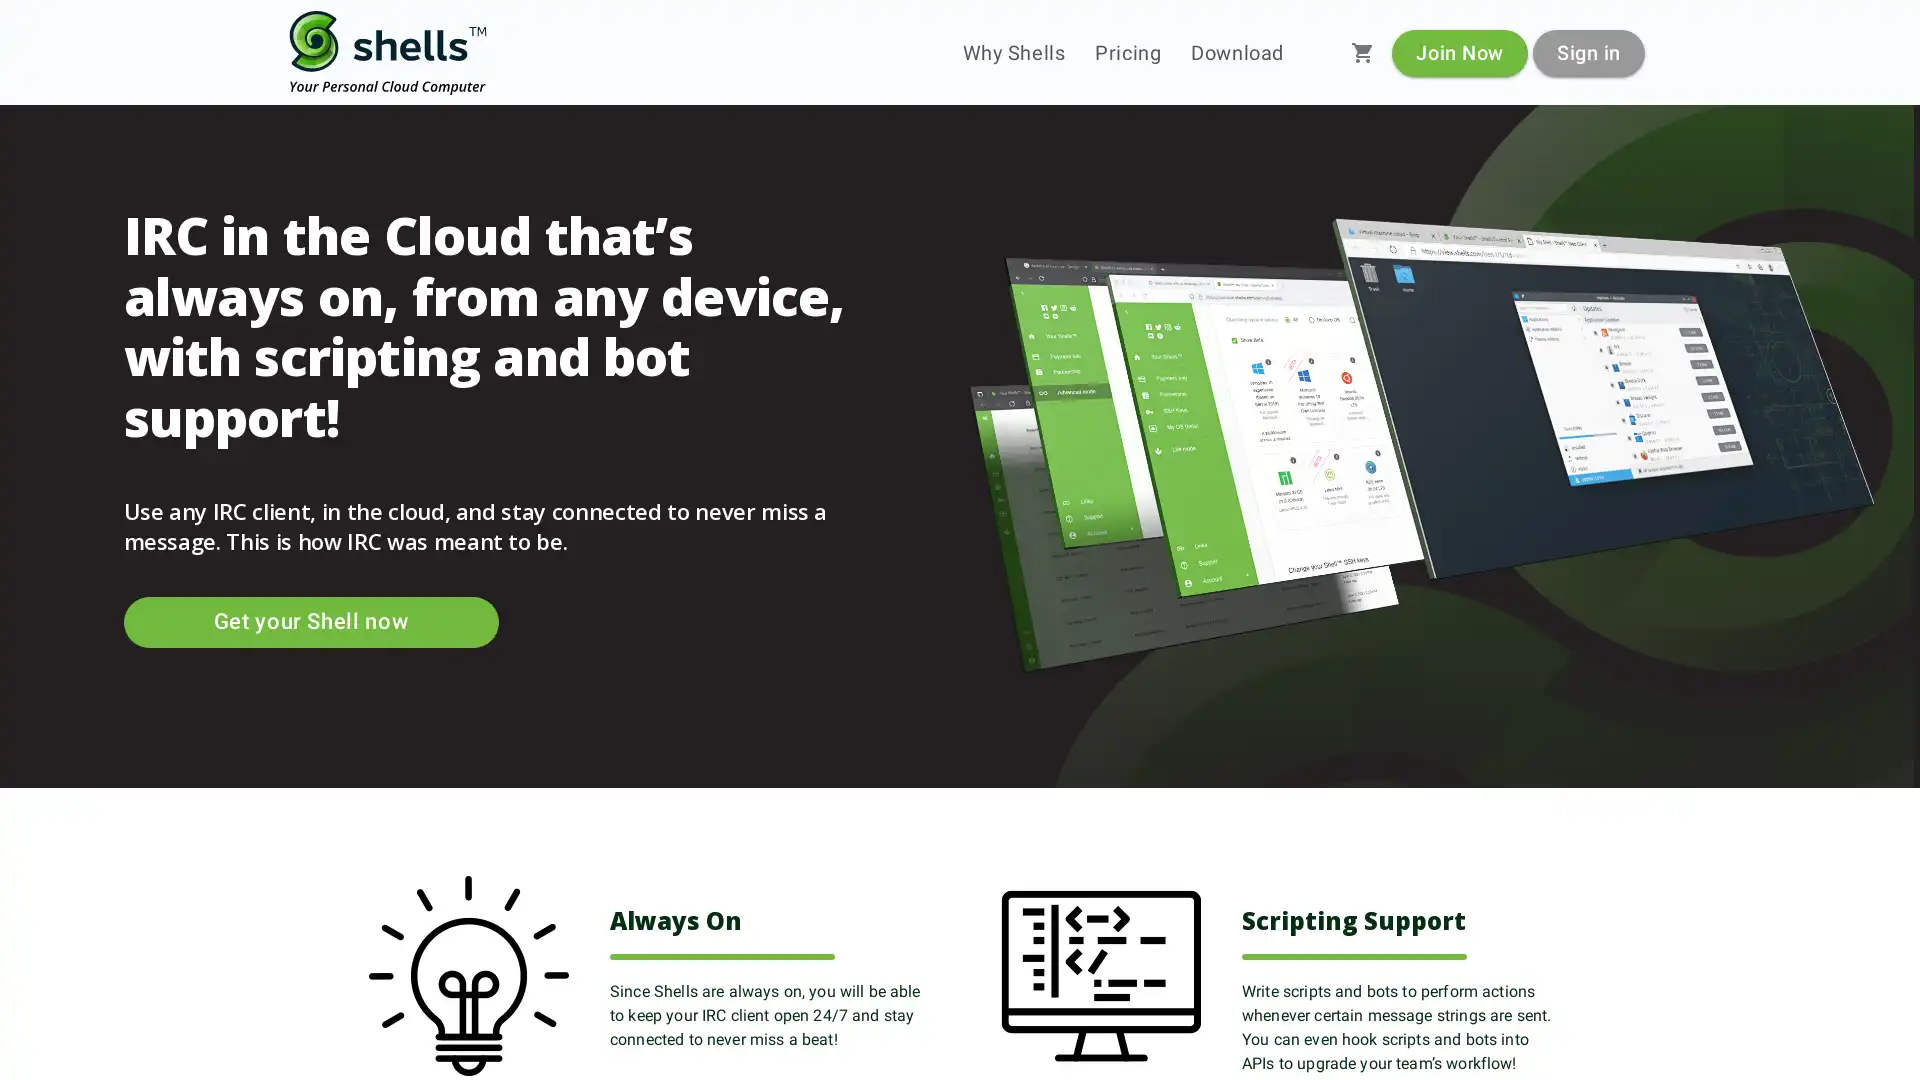  What do you see at coordinates (1587, 51) in the screenshot?
I see `Sign in` at bounding box center [1587, 51].